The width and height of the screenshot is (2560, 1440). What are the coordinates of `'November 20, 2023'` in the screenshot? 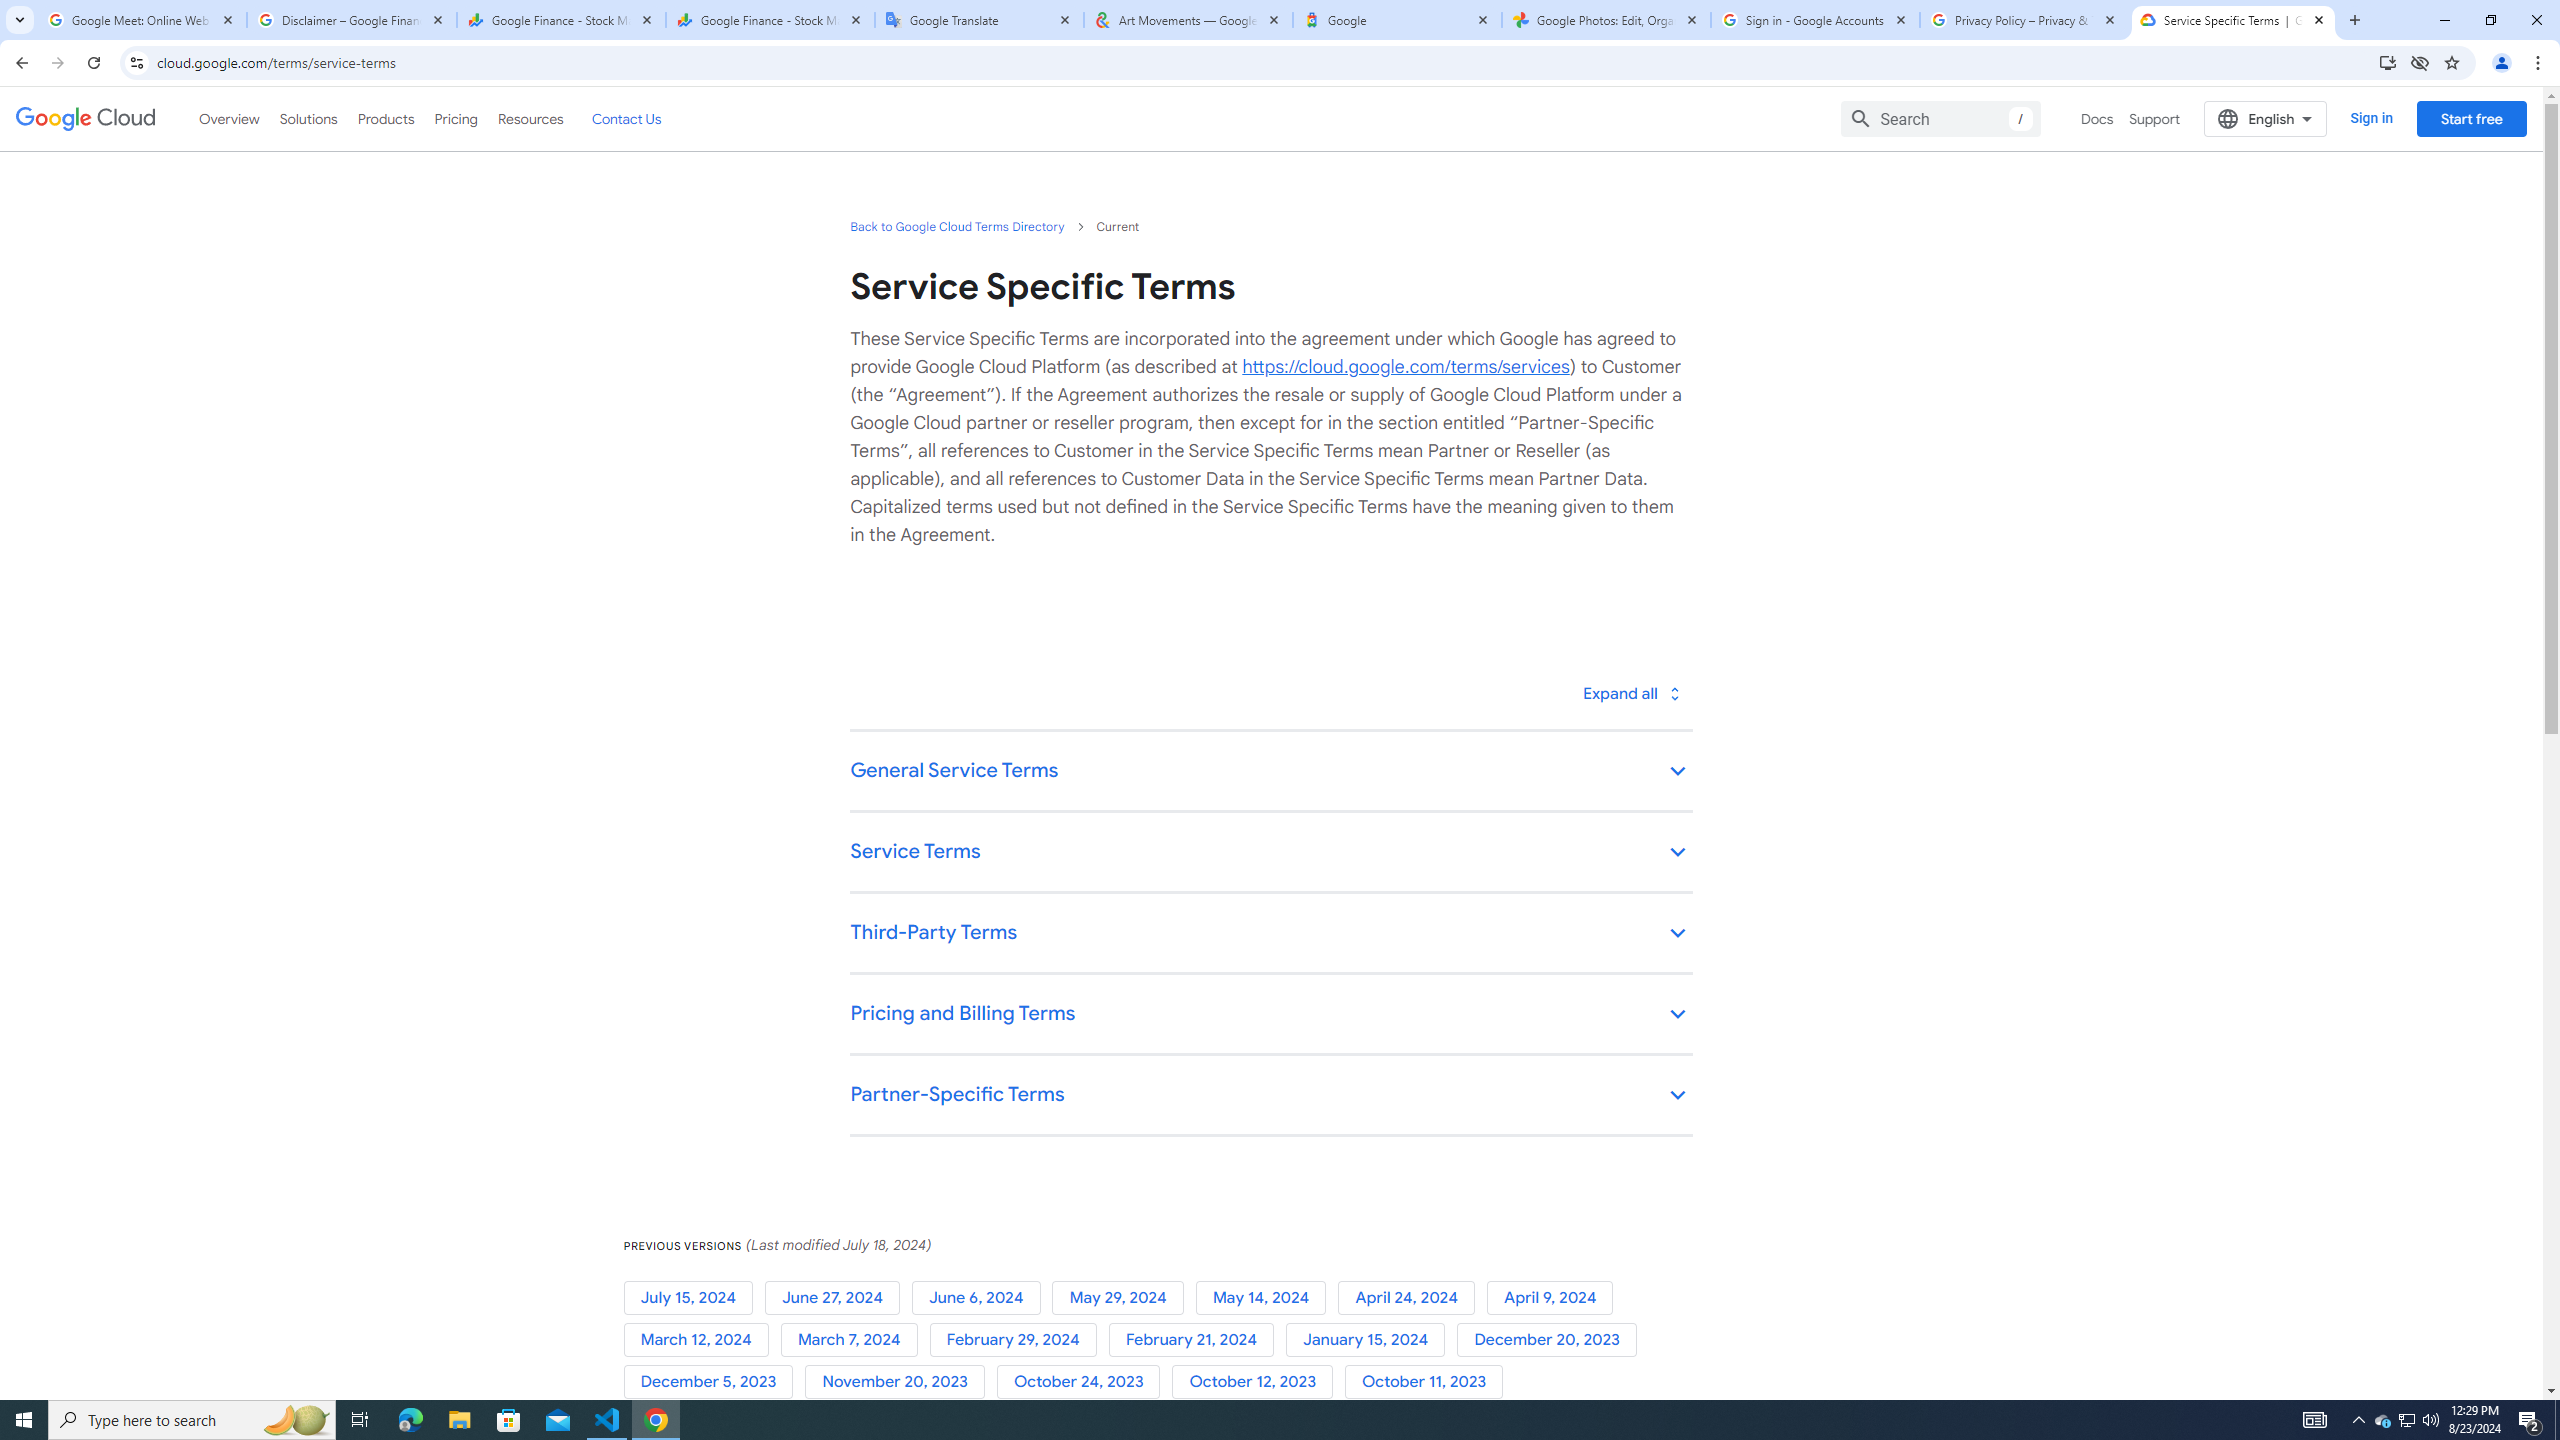 It's located at (898, 1382).